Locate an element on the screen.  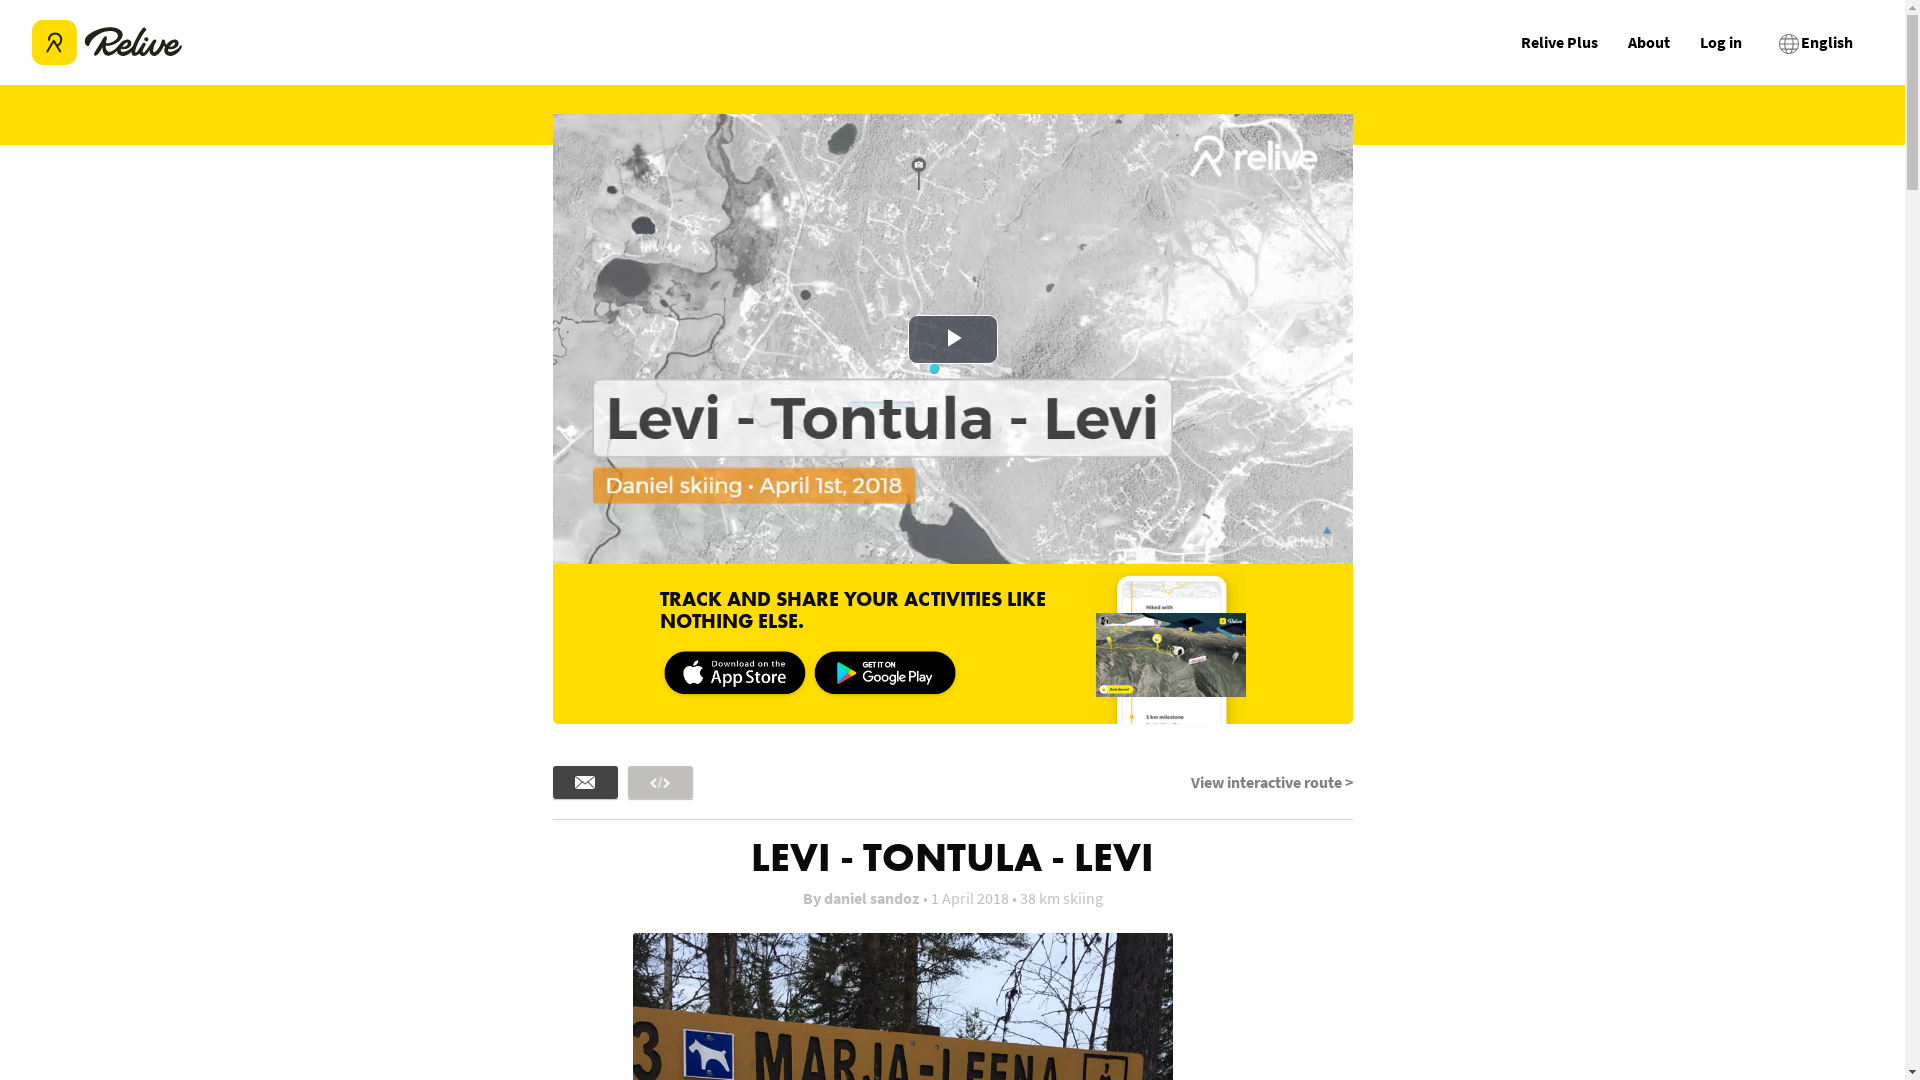
'Log in' is located at coordinates (1720, 42).